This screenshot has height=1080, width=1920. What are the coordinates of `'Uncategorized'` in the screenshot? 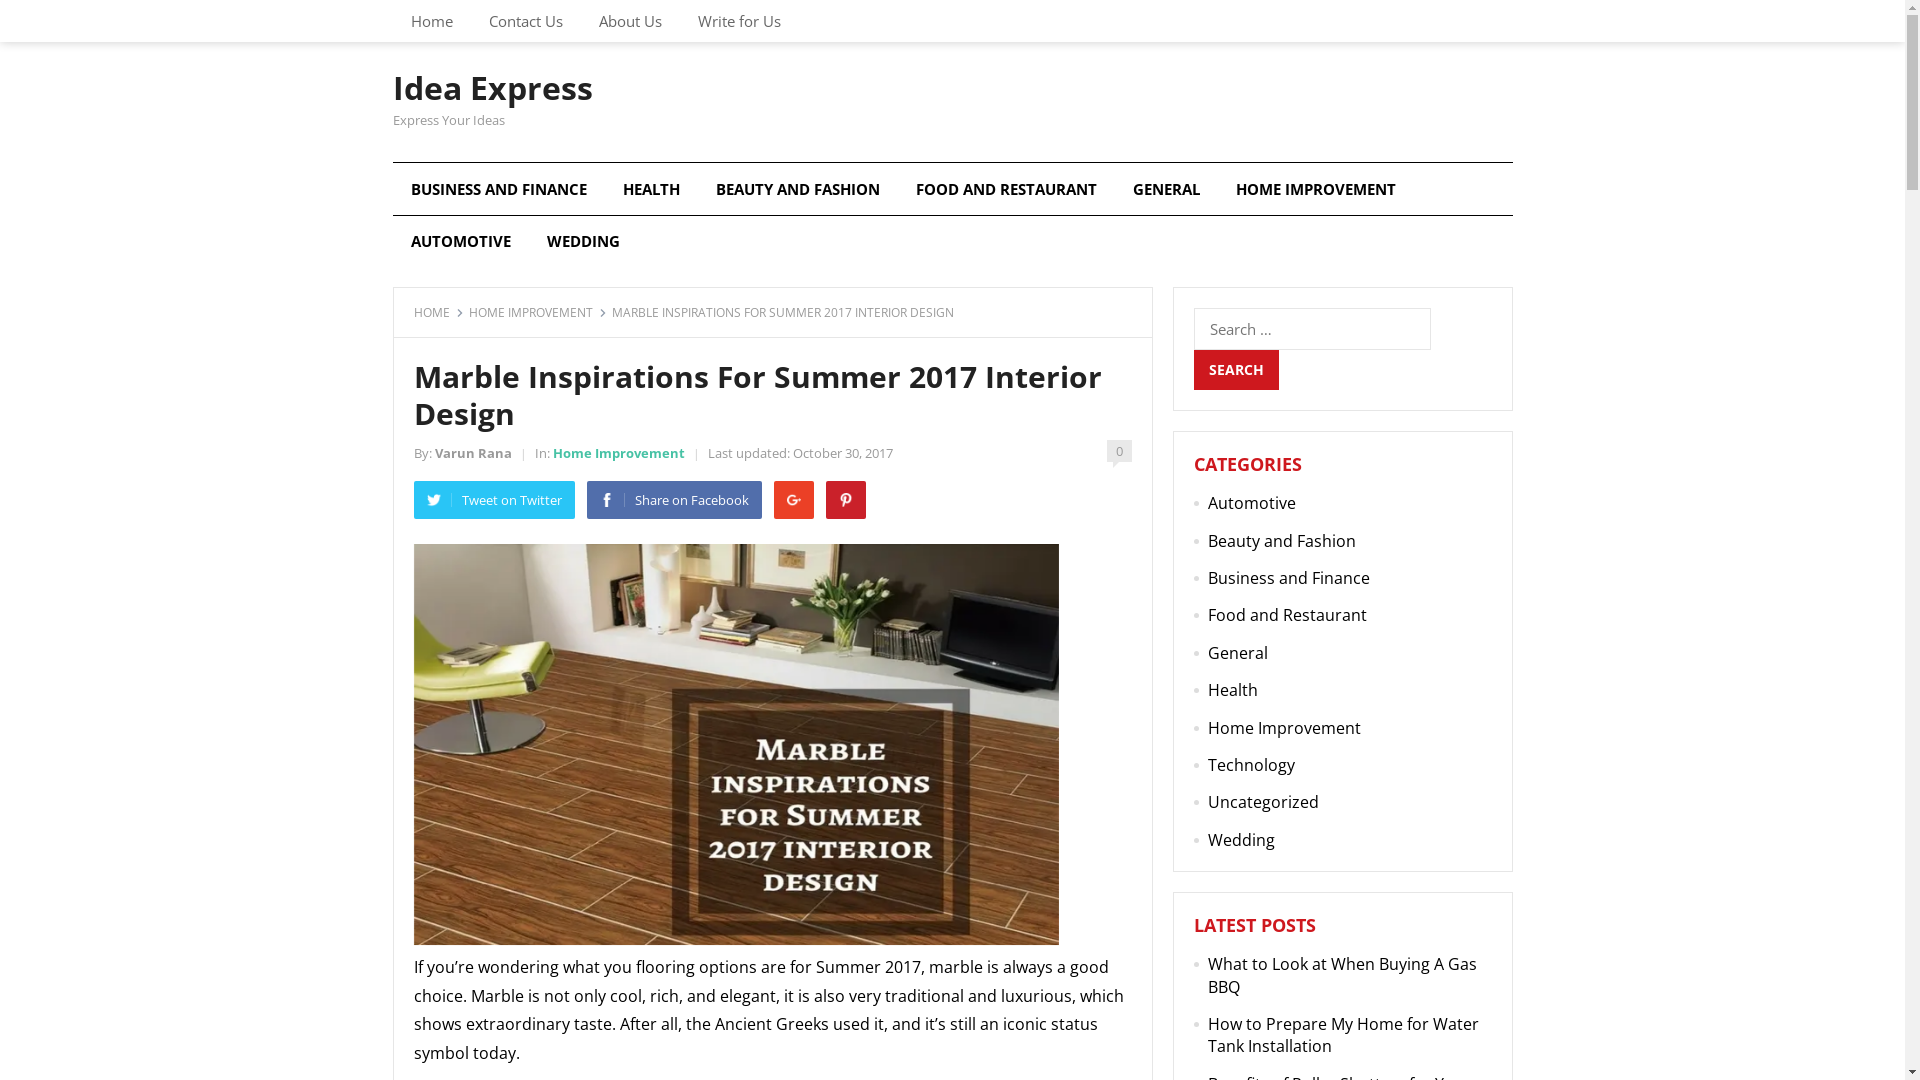 It's located at (1262, 801).